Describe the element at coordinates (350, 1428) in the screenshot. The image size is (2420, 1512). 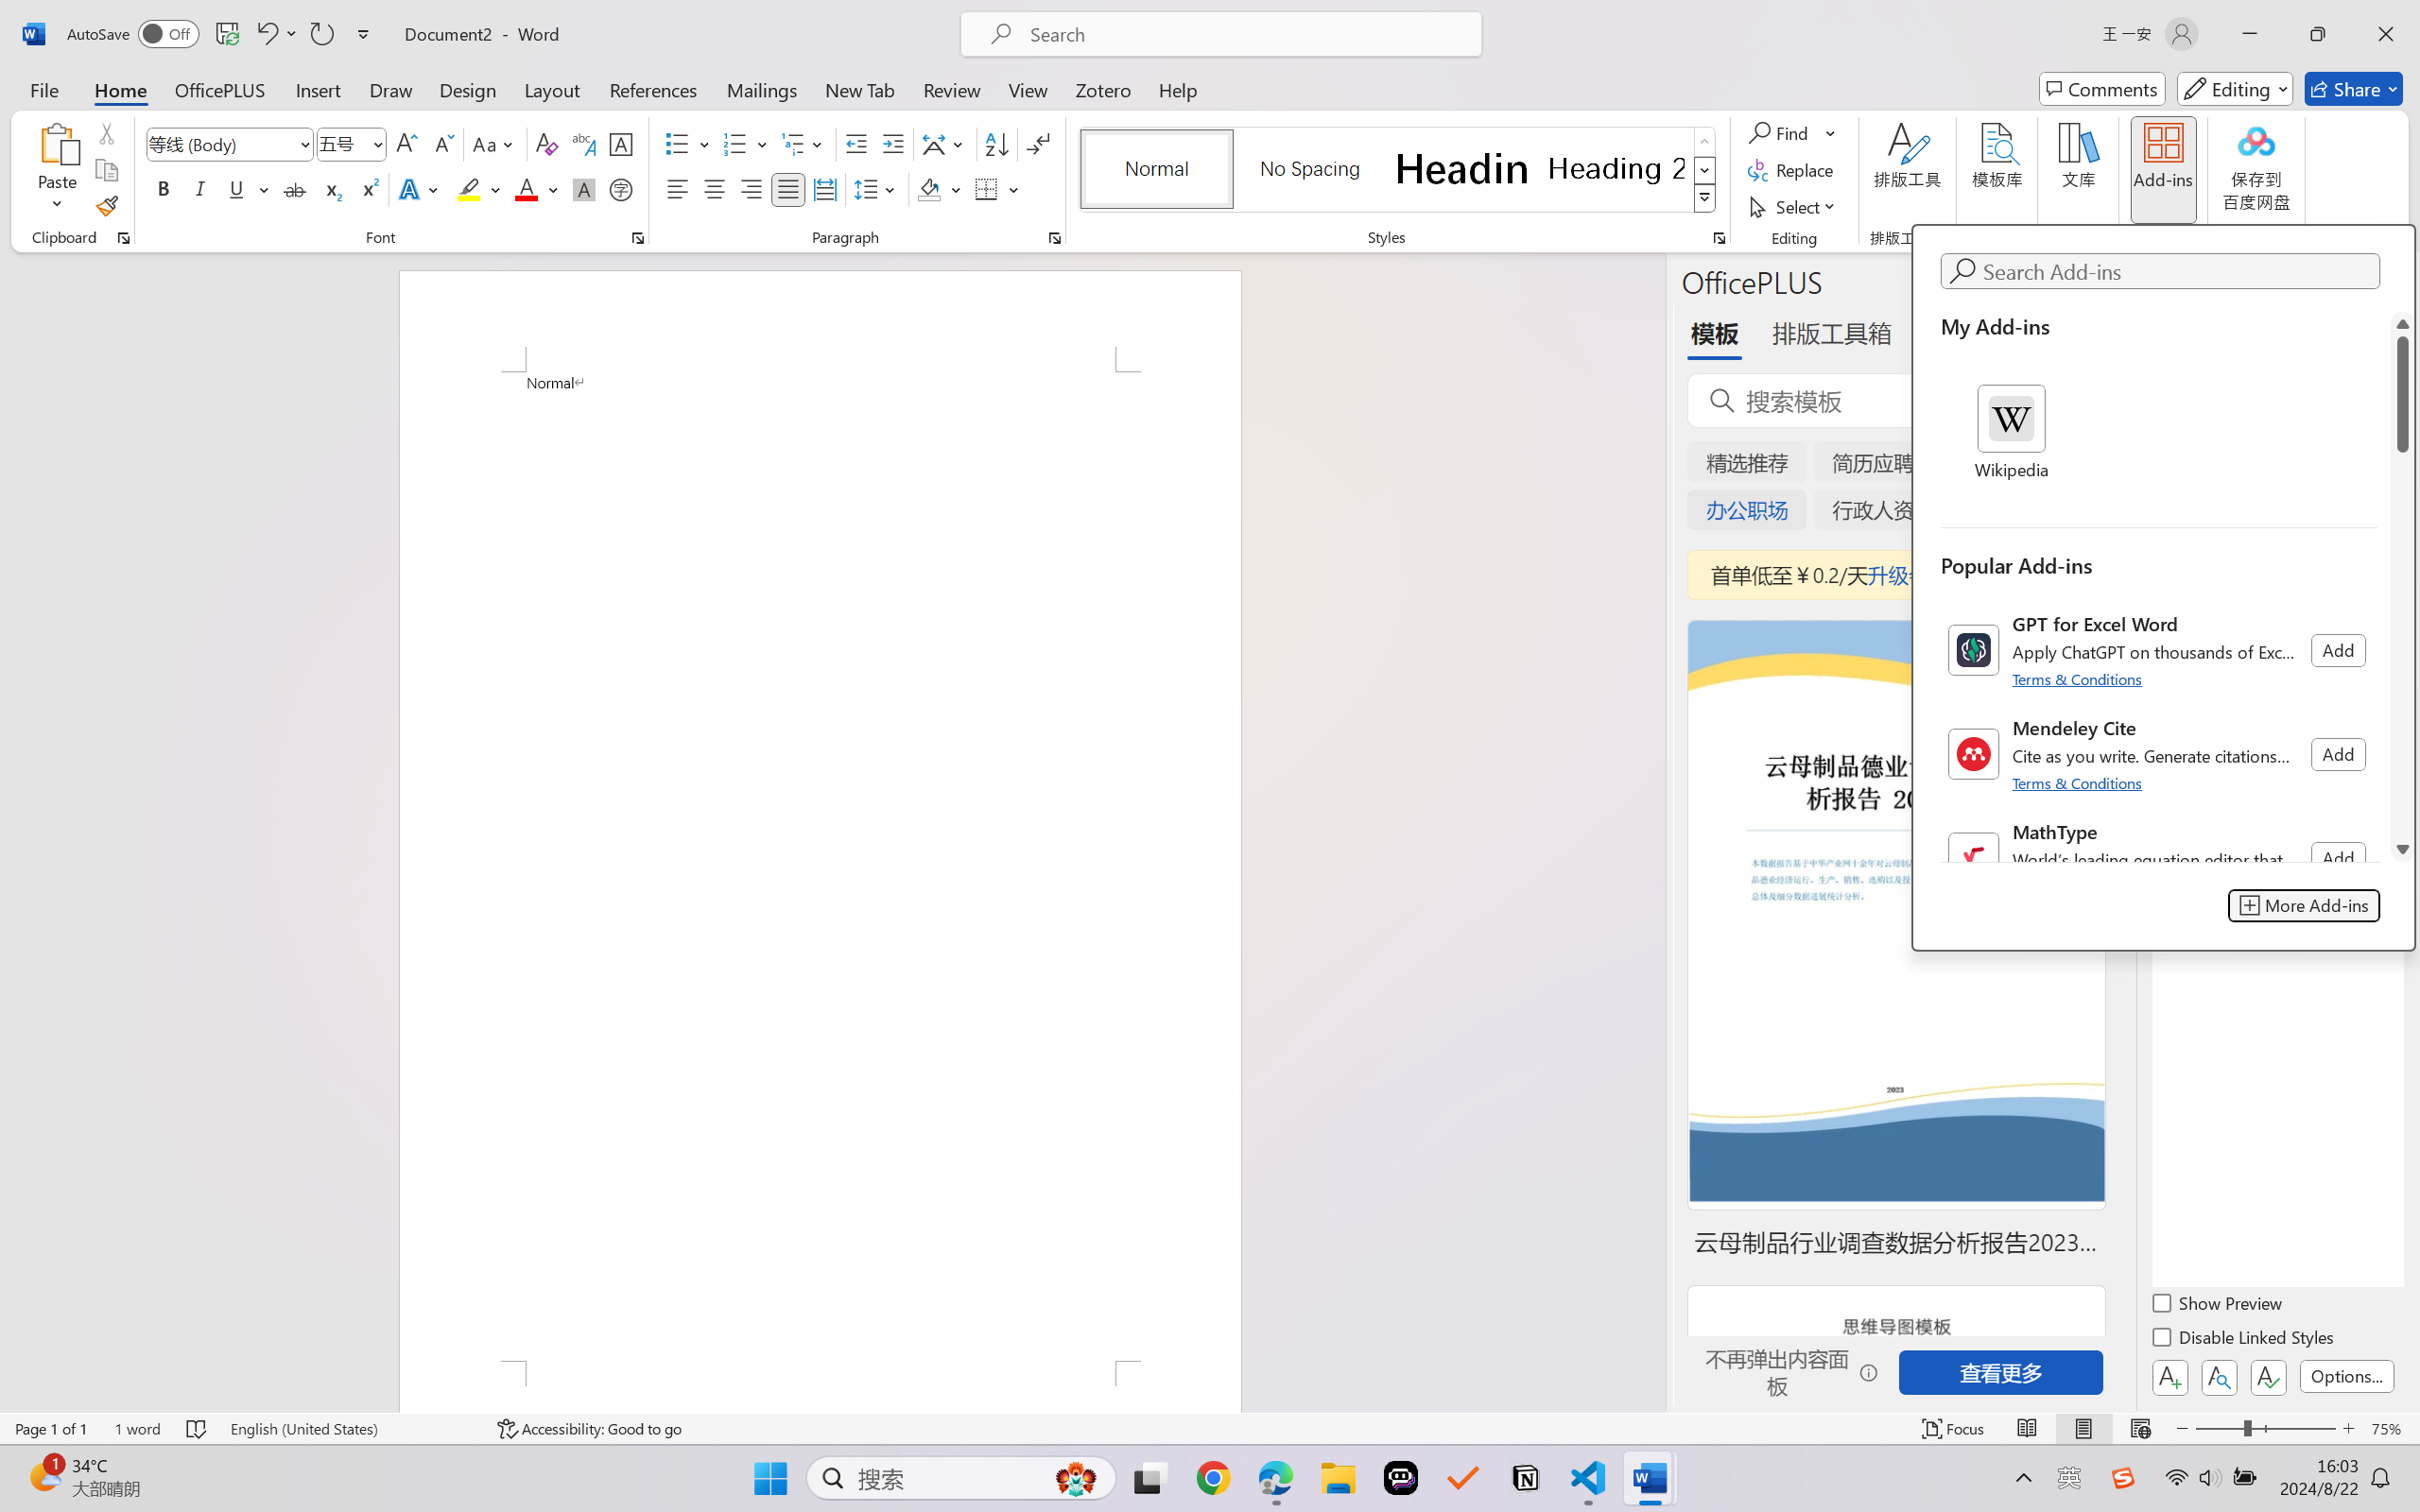
I see `'Language English (United States)'` at that location.